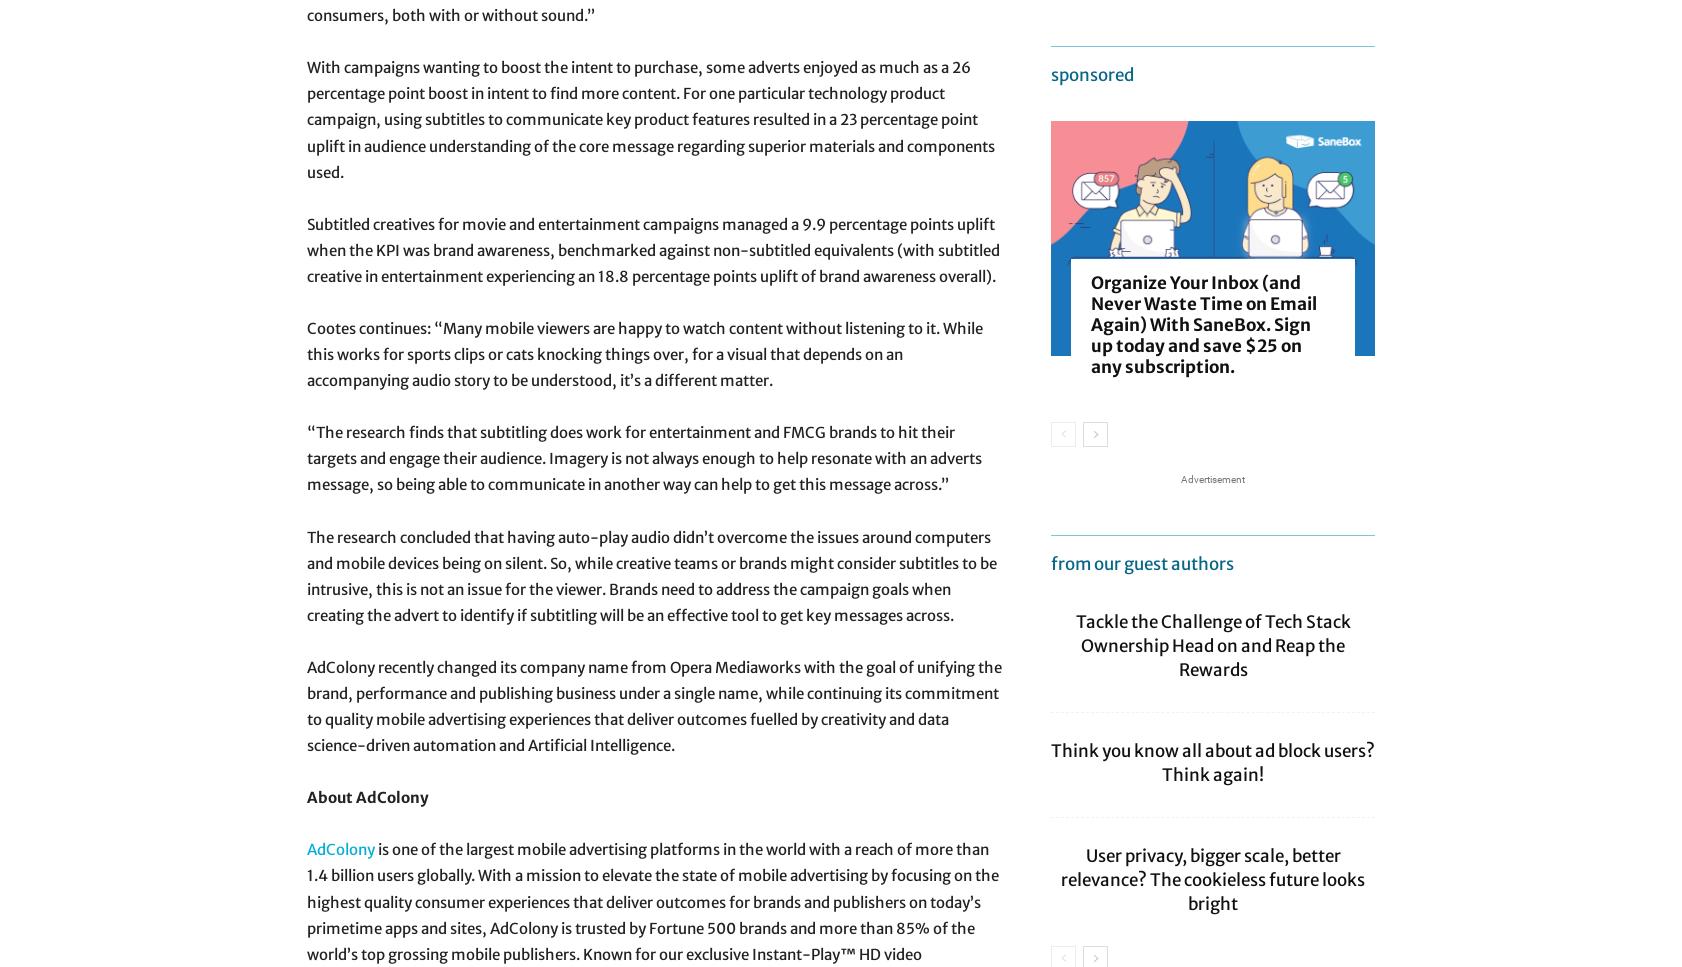 This screenshot has width=1682, height=967. What do you see at coordinates (1211, 644) in the screenshot?
I see `'Tackle the Challenge of Tech Stack Ownership Head on and Reap the Rewards'` at bounding box center [1211, 644].